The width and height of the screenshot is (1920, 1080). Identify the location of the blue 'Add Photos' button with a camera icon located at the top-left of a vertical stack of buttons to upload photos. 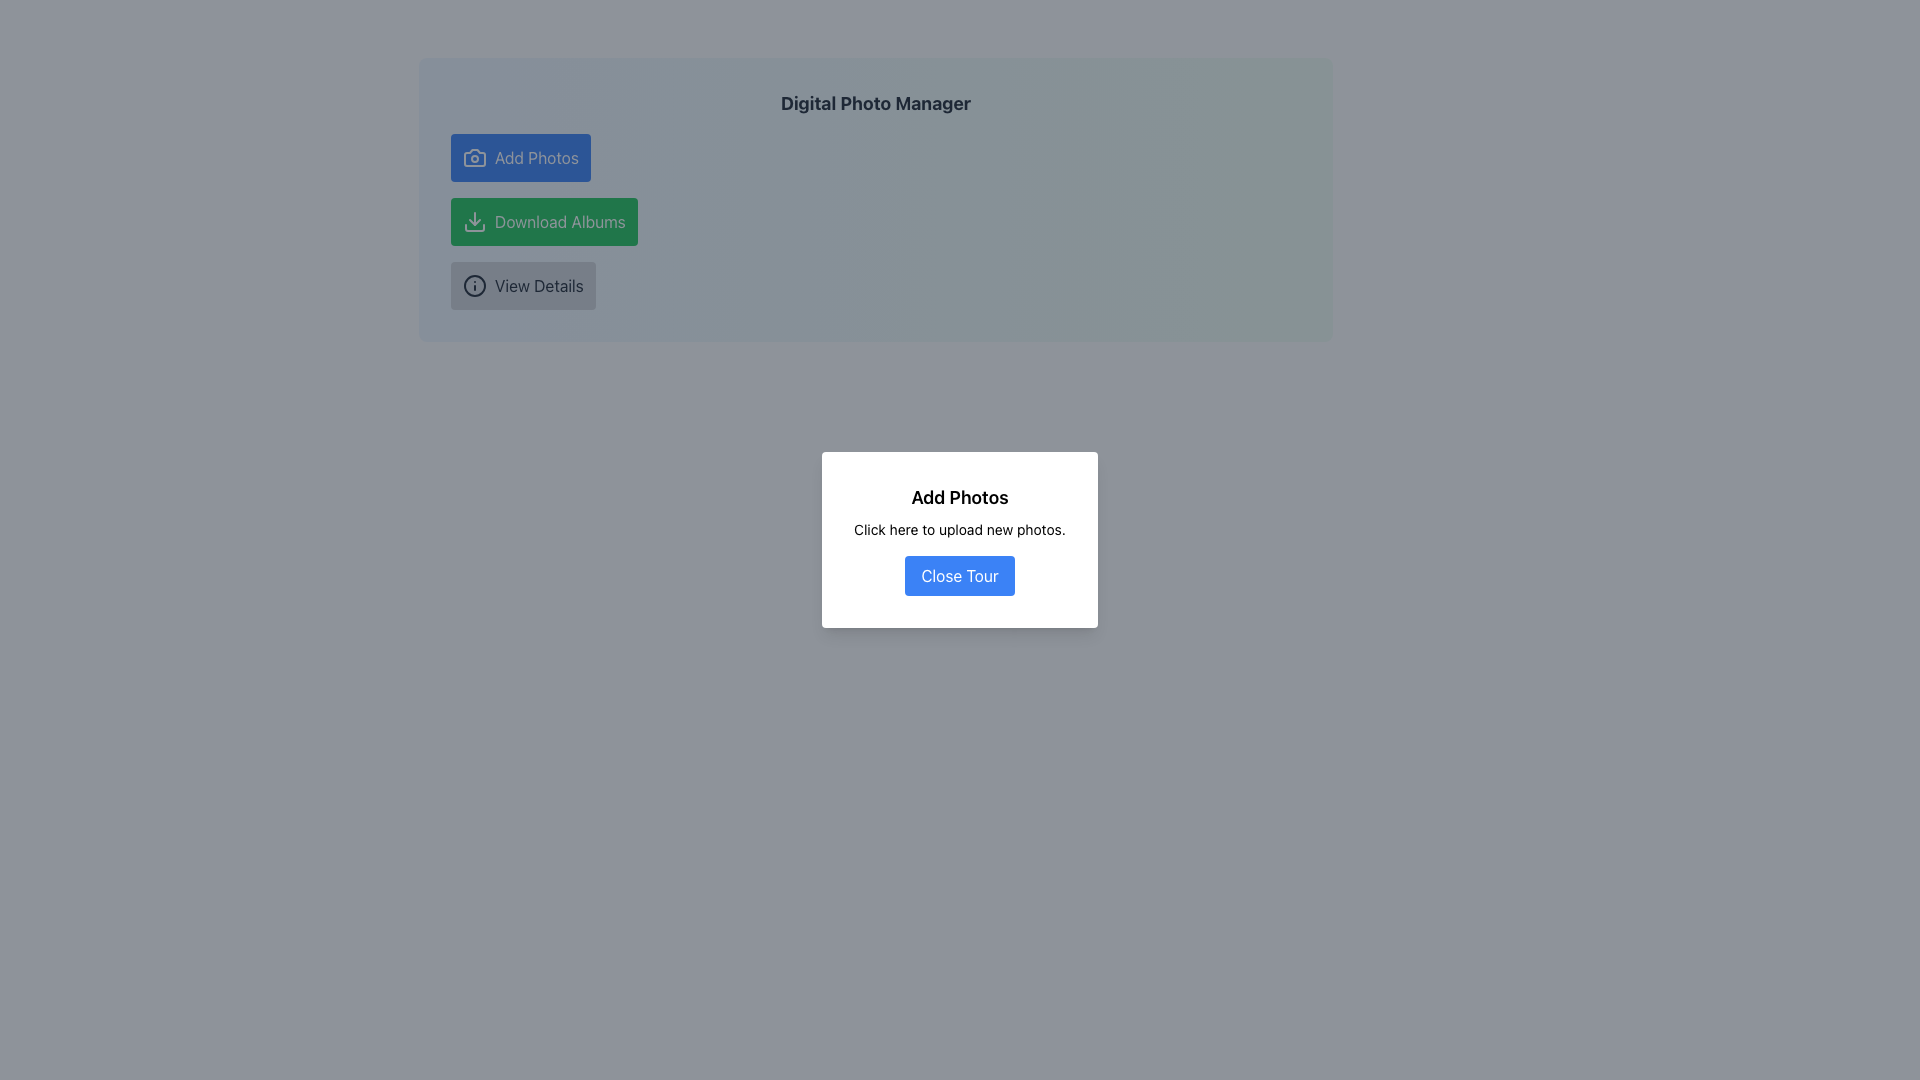
(520, 157).